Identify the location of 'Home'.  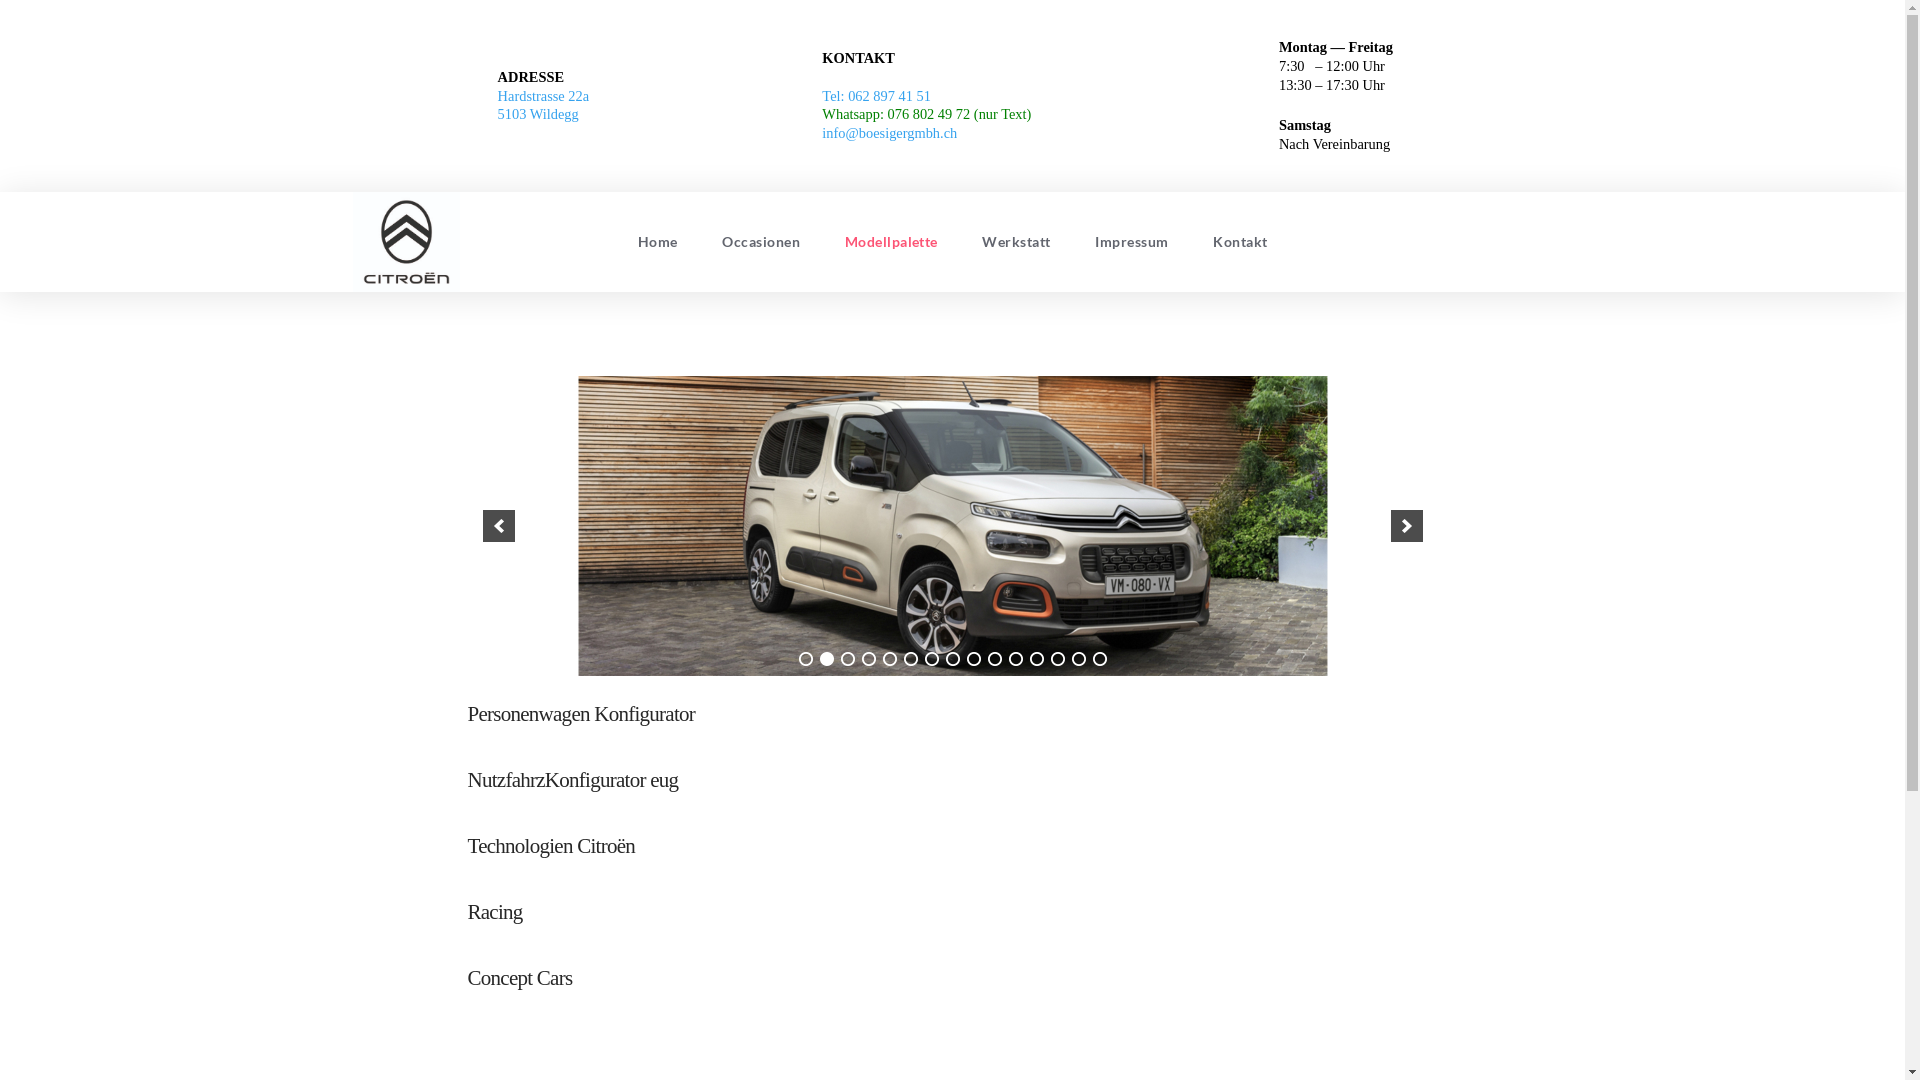
(657, 241).